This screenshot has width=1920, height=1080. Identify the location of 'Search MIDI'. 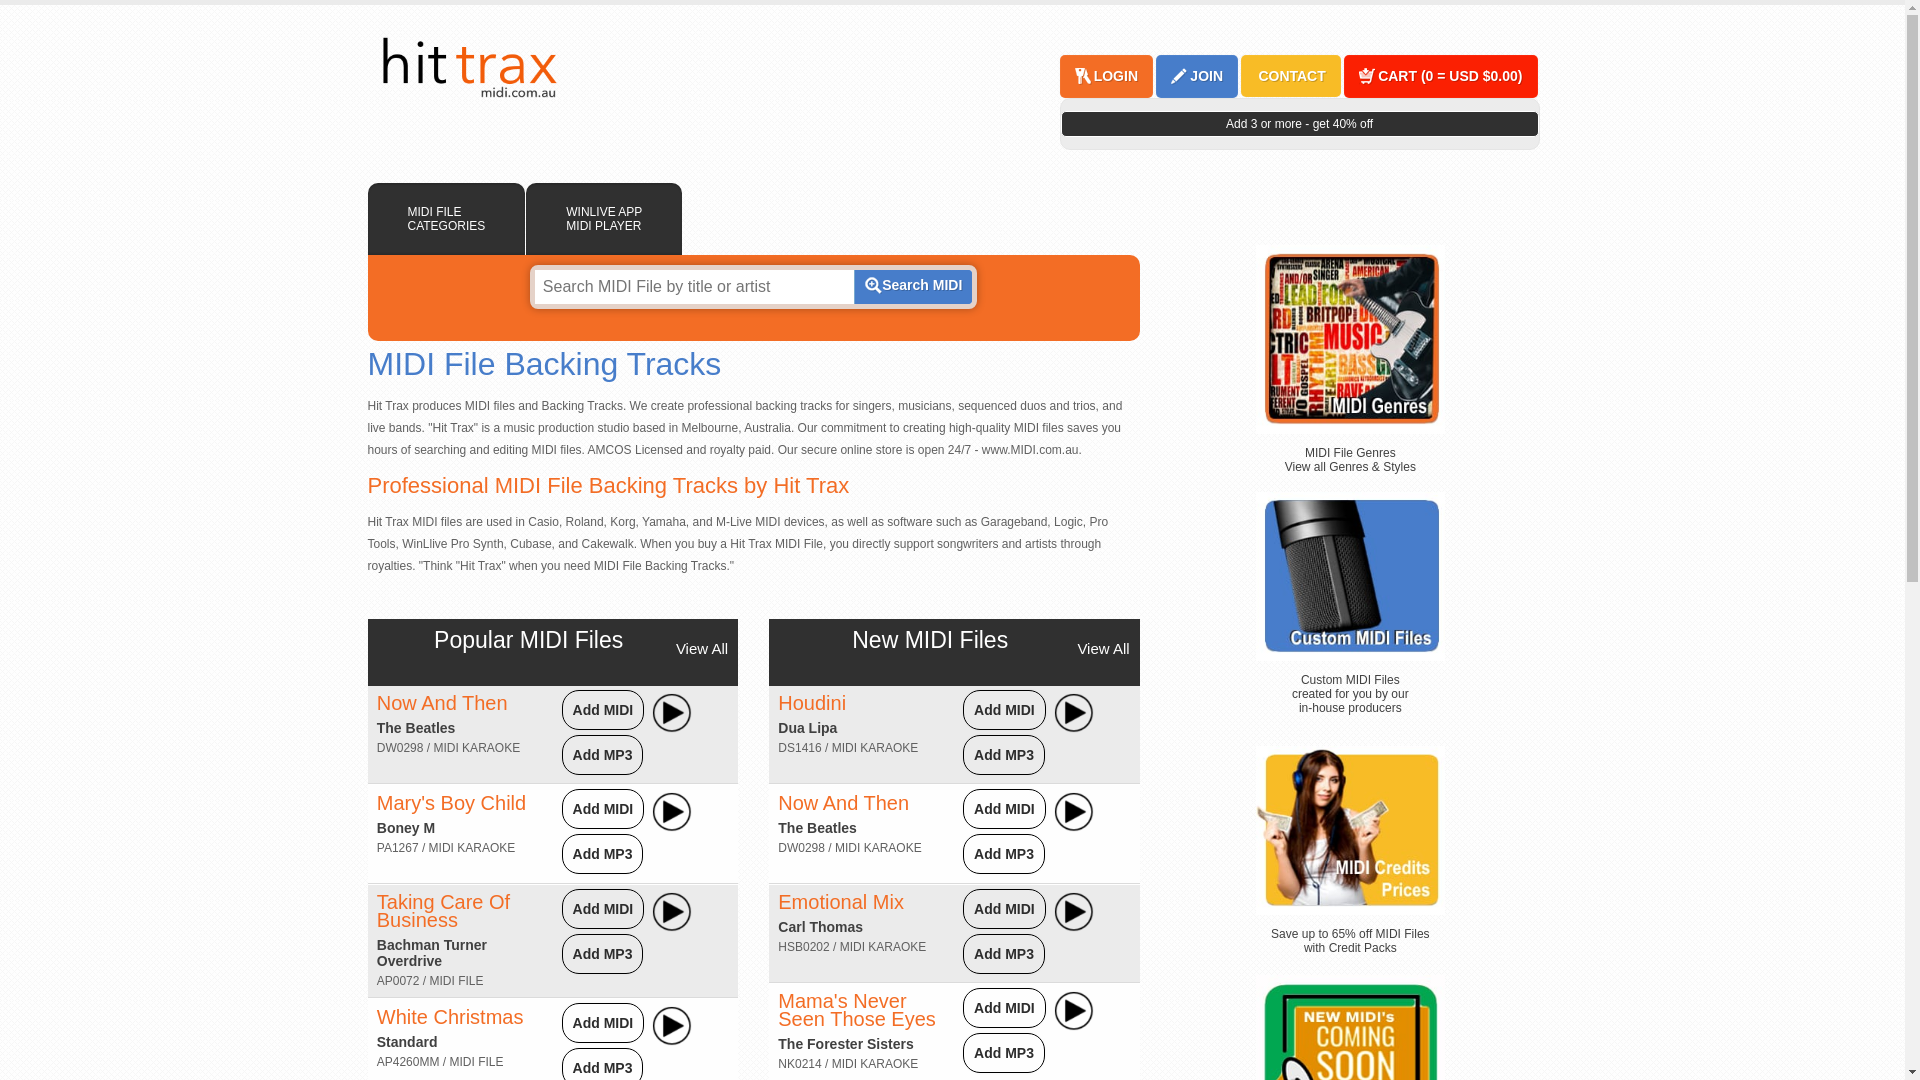
(911, 286).